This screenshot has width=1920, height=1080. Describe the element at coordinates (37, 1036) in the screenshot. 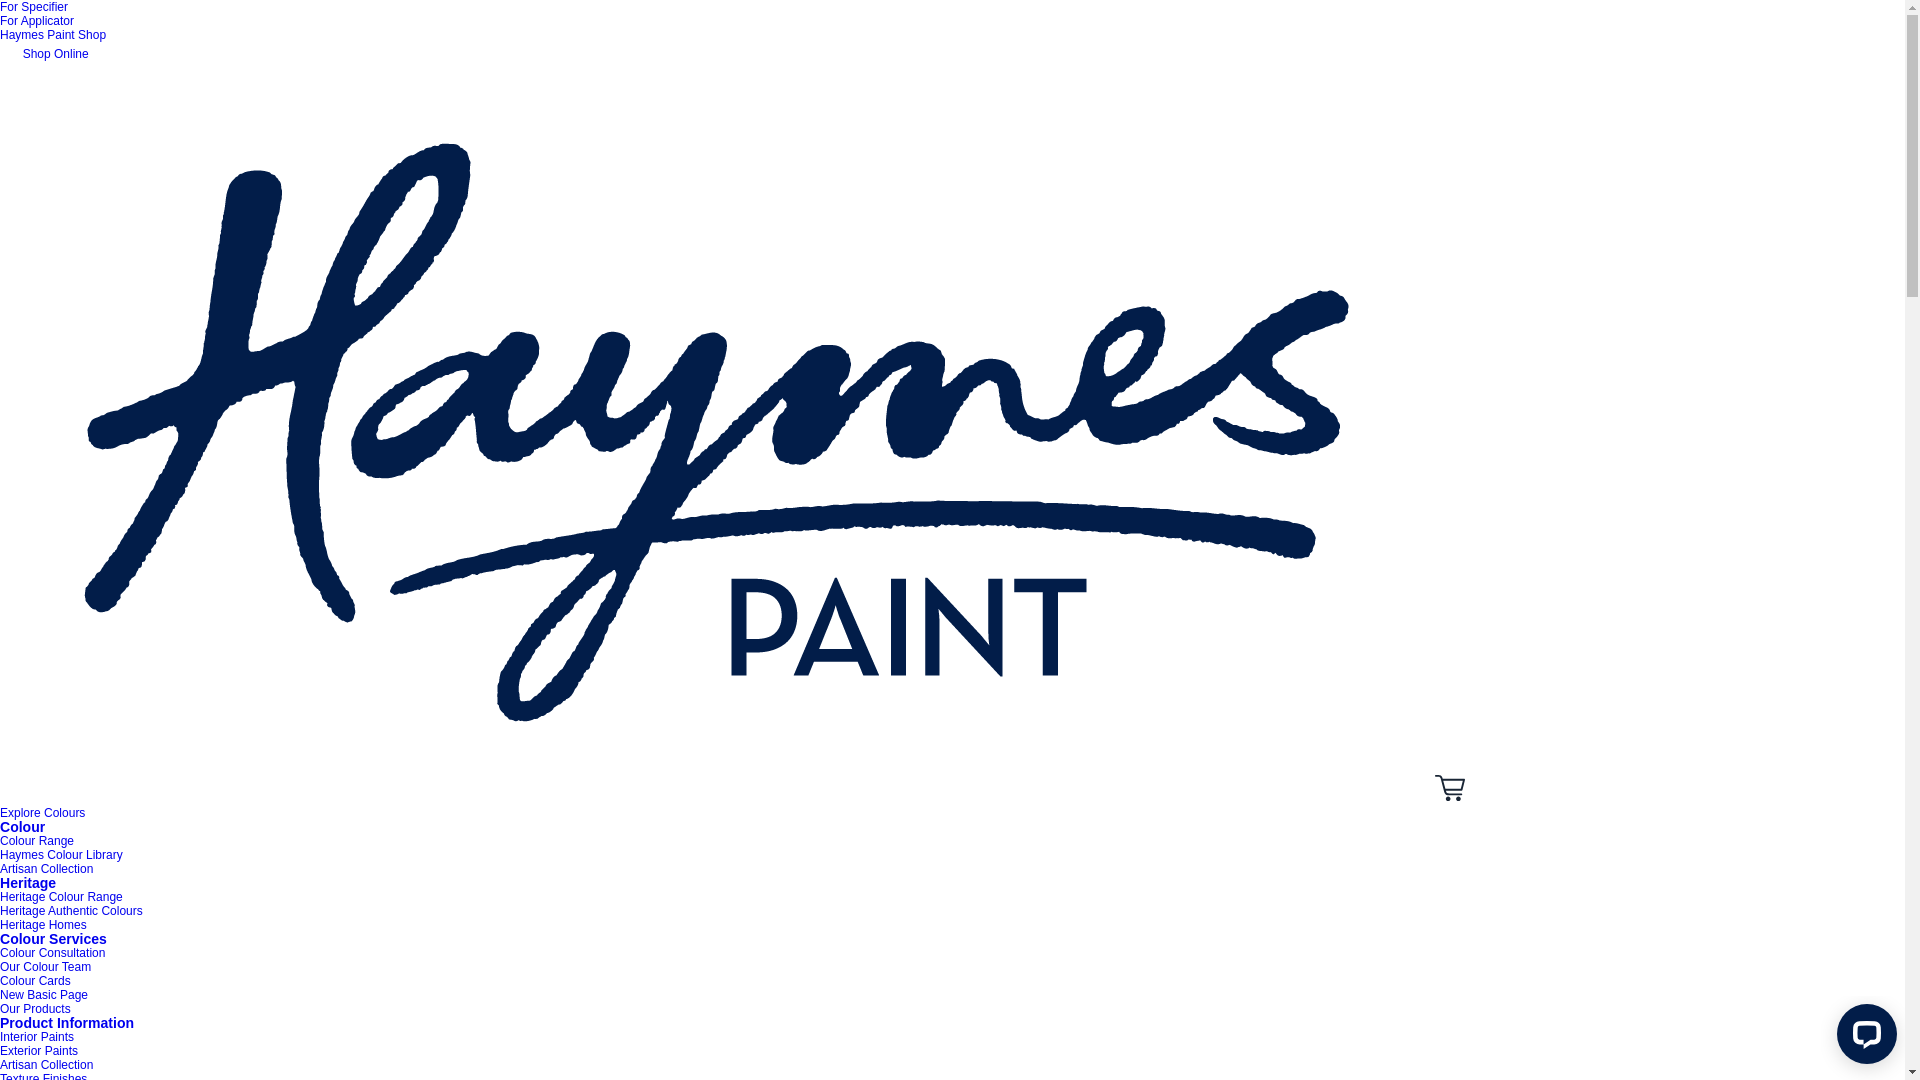

I see `'Interior Paints'` at that location.